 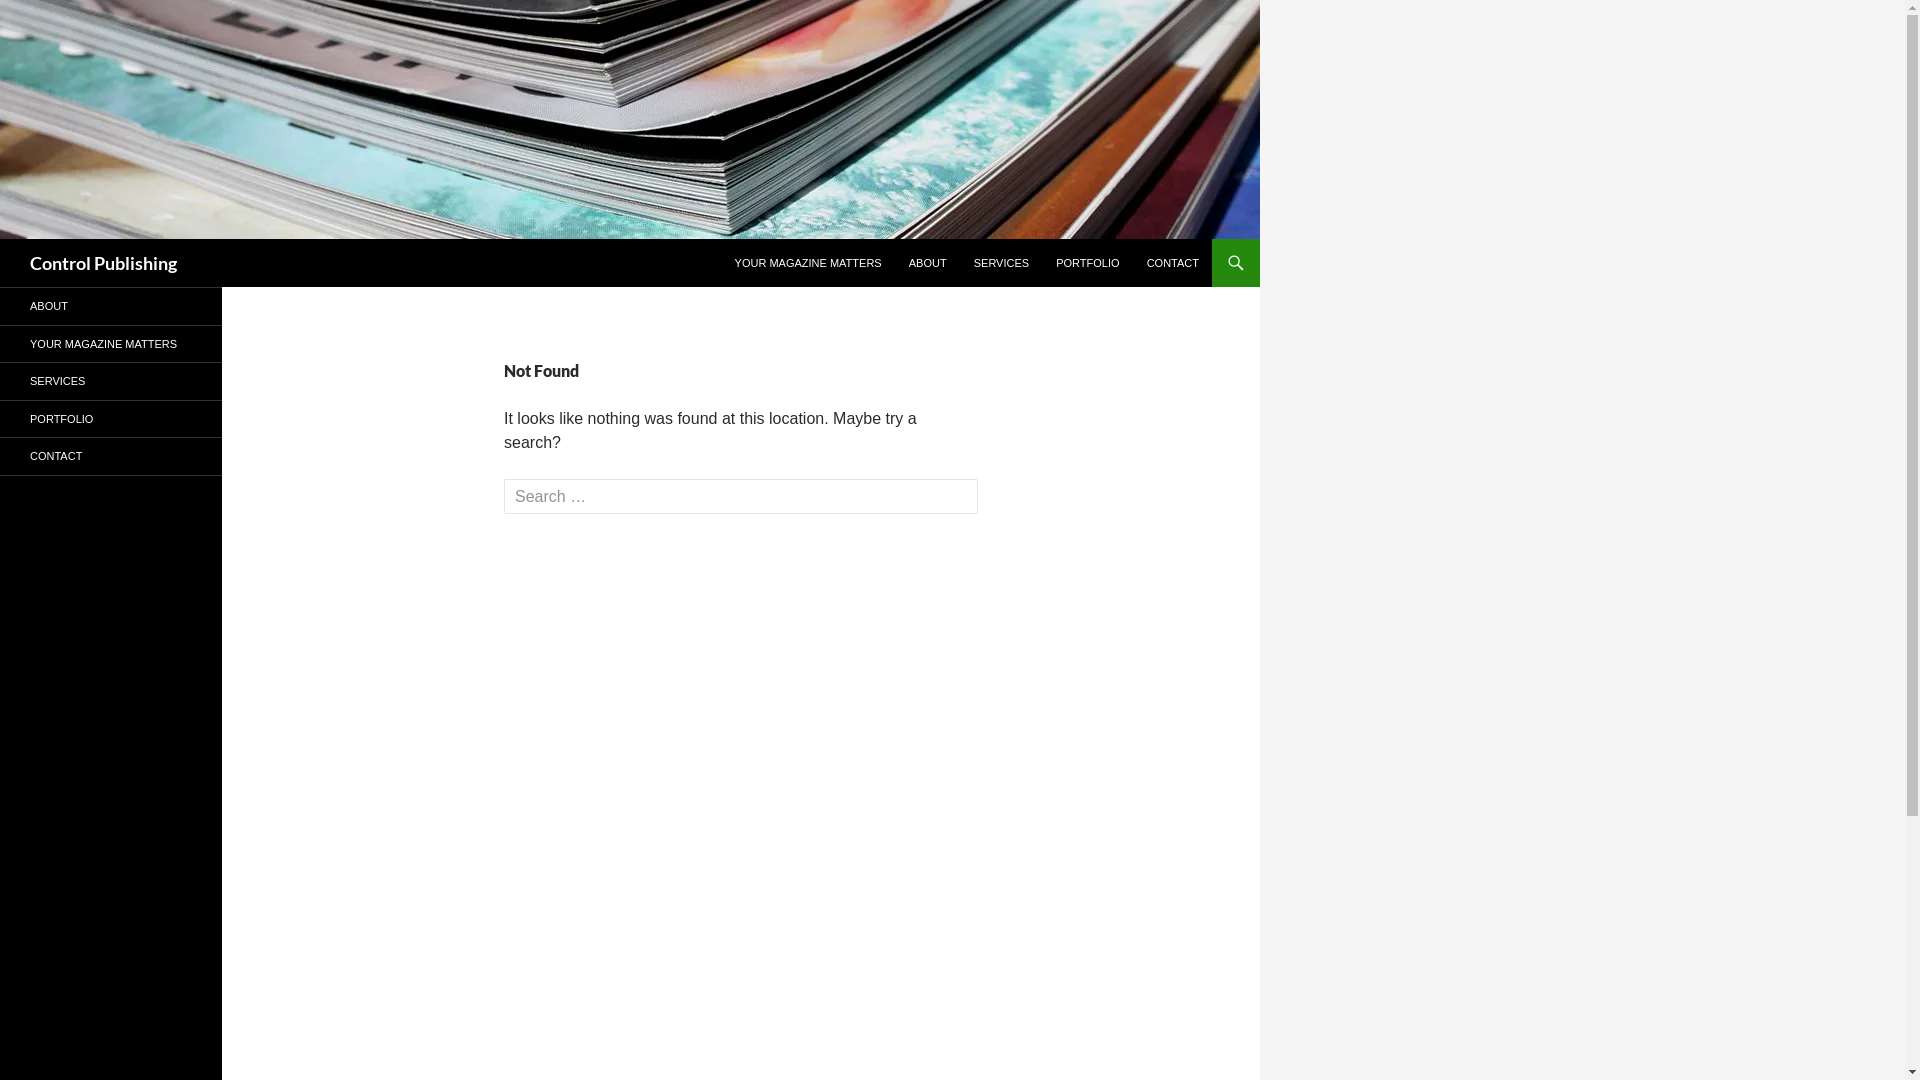 What do you see at coordinates (4, 237) in the screenshot?
I see `'Search'` at bounding box center [4, 237].